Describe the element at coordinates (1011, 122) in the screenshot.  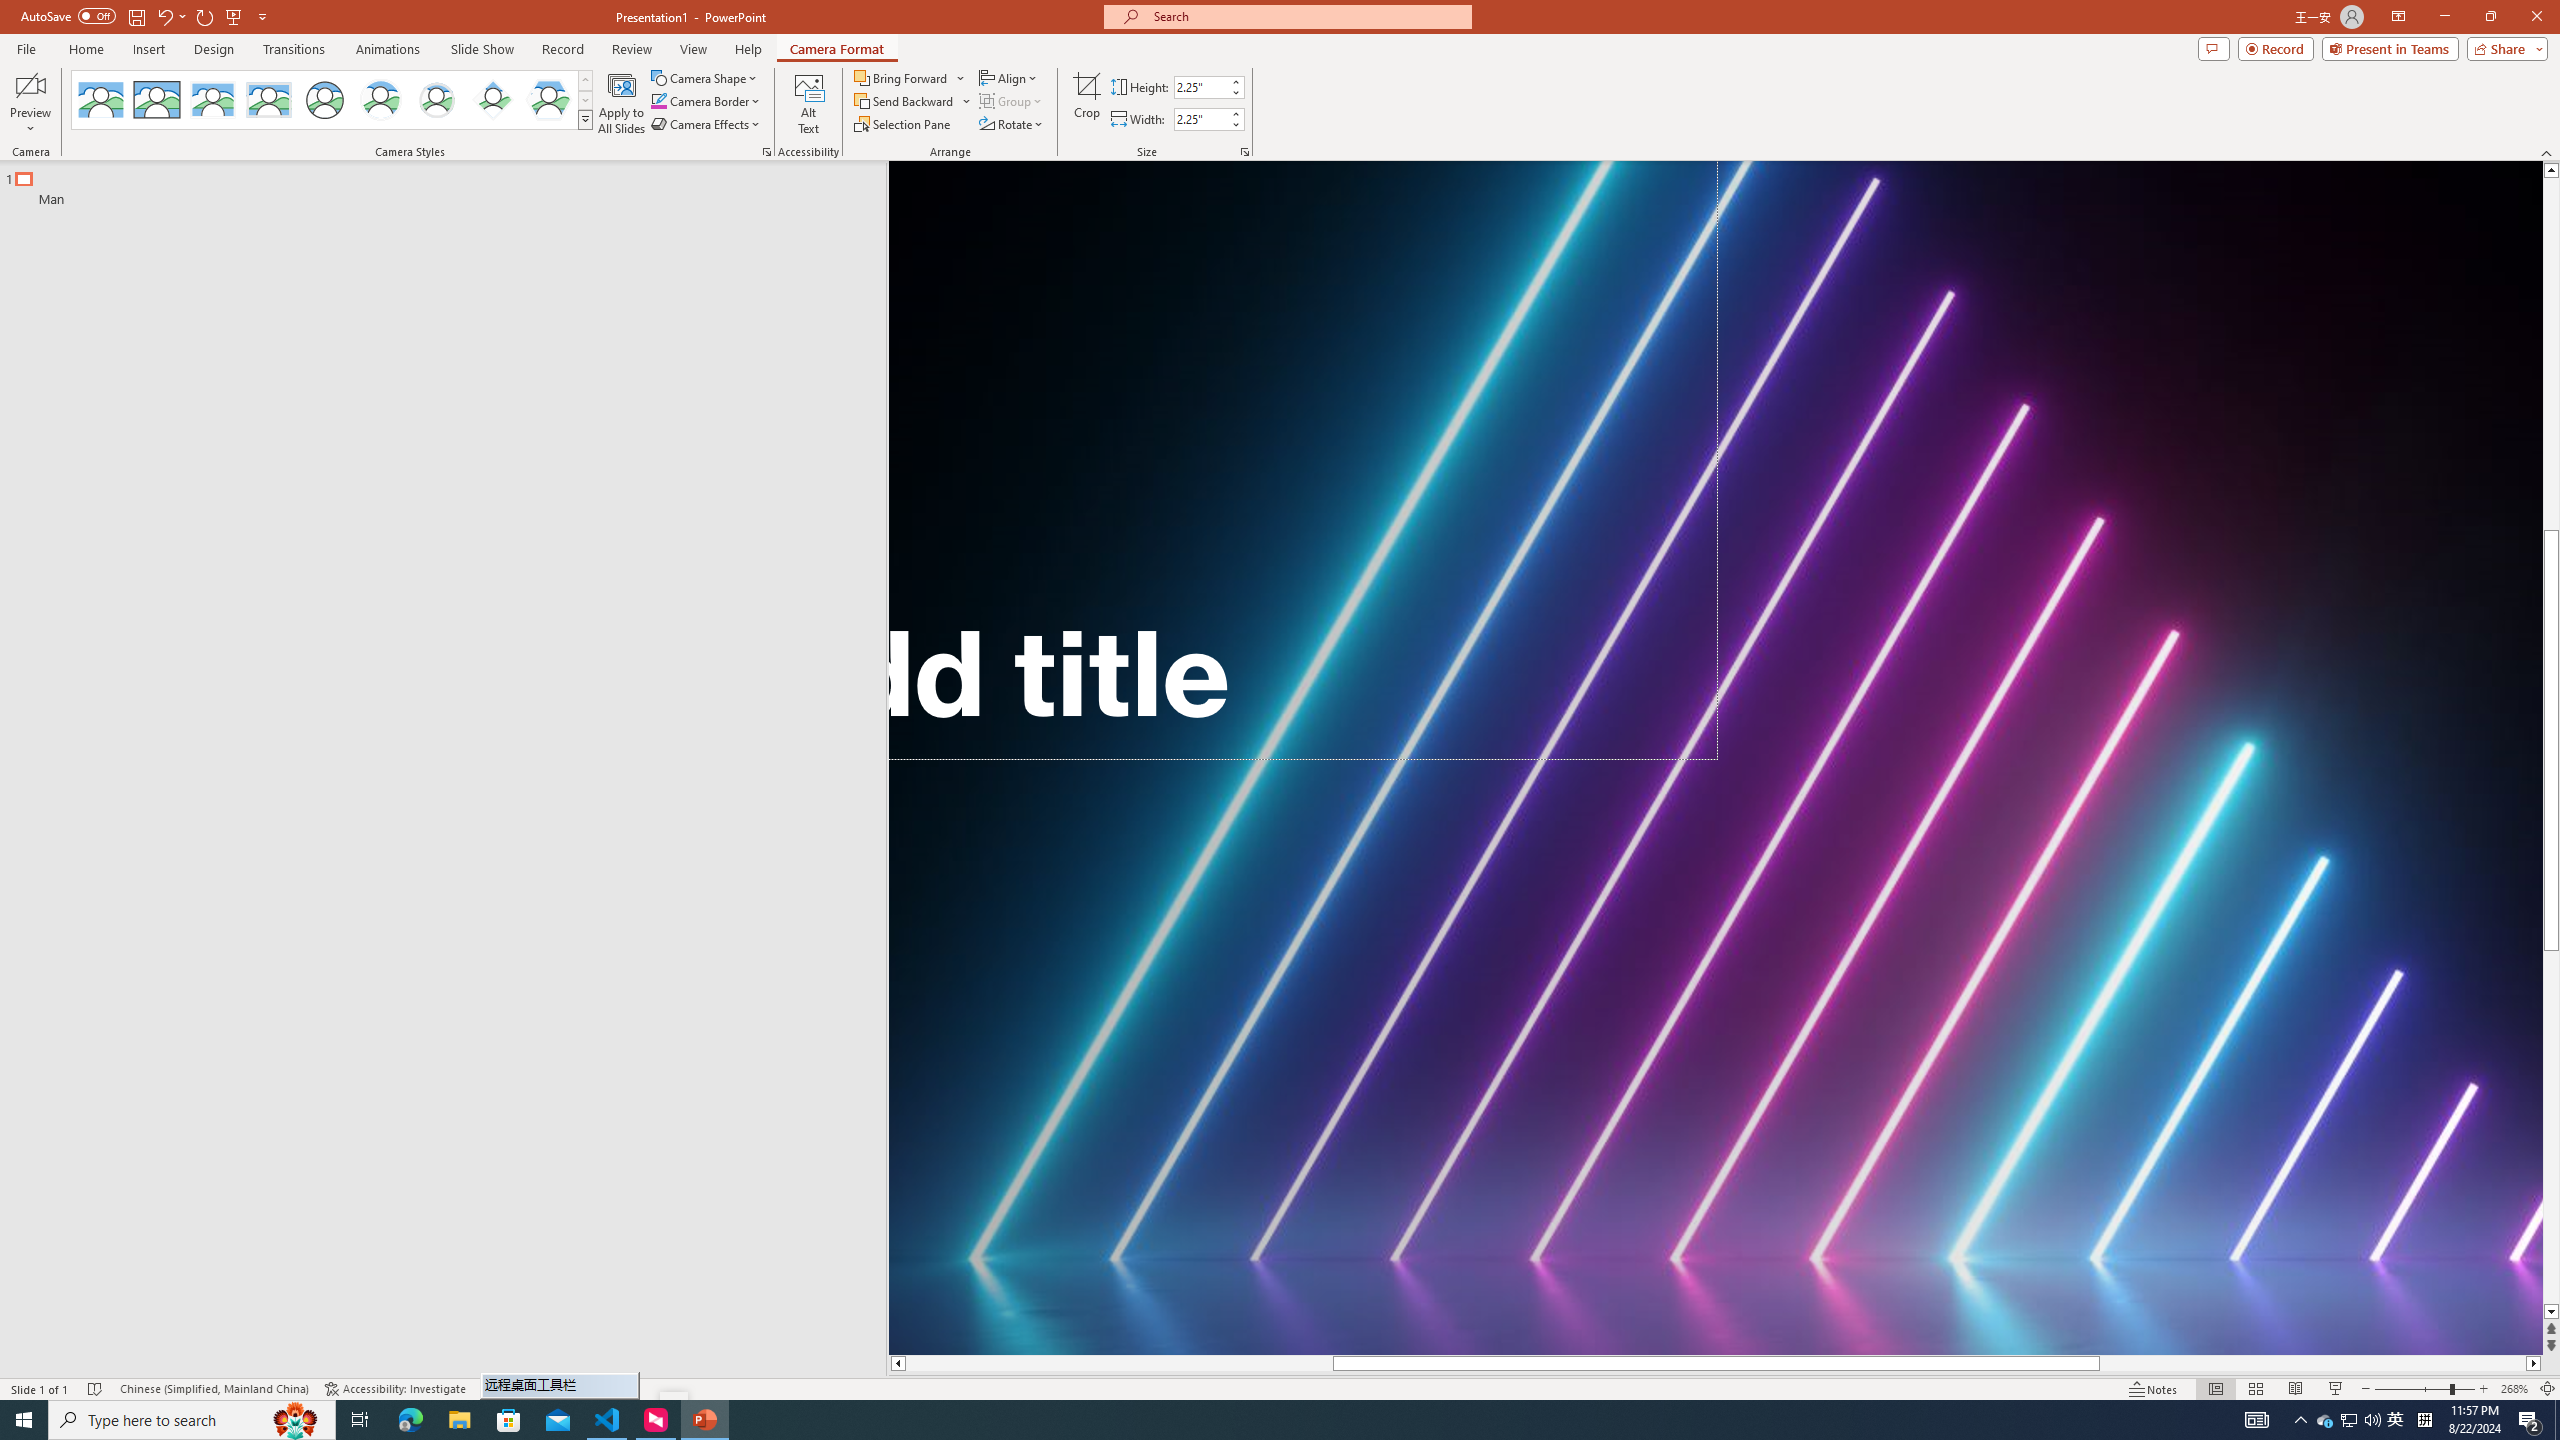
I see `'Rotate'` at that location.